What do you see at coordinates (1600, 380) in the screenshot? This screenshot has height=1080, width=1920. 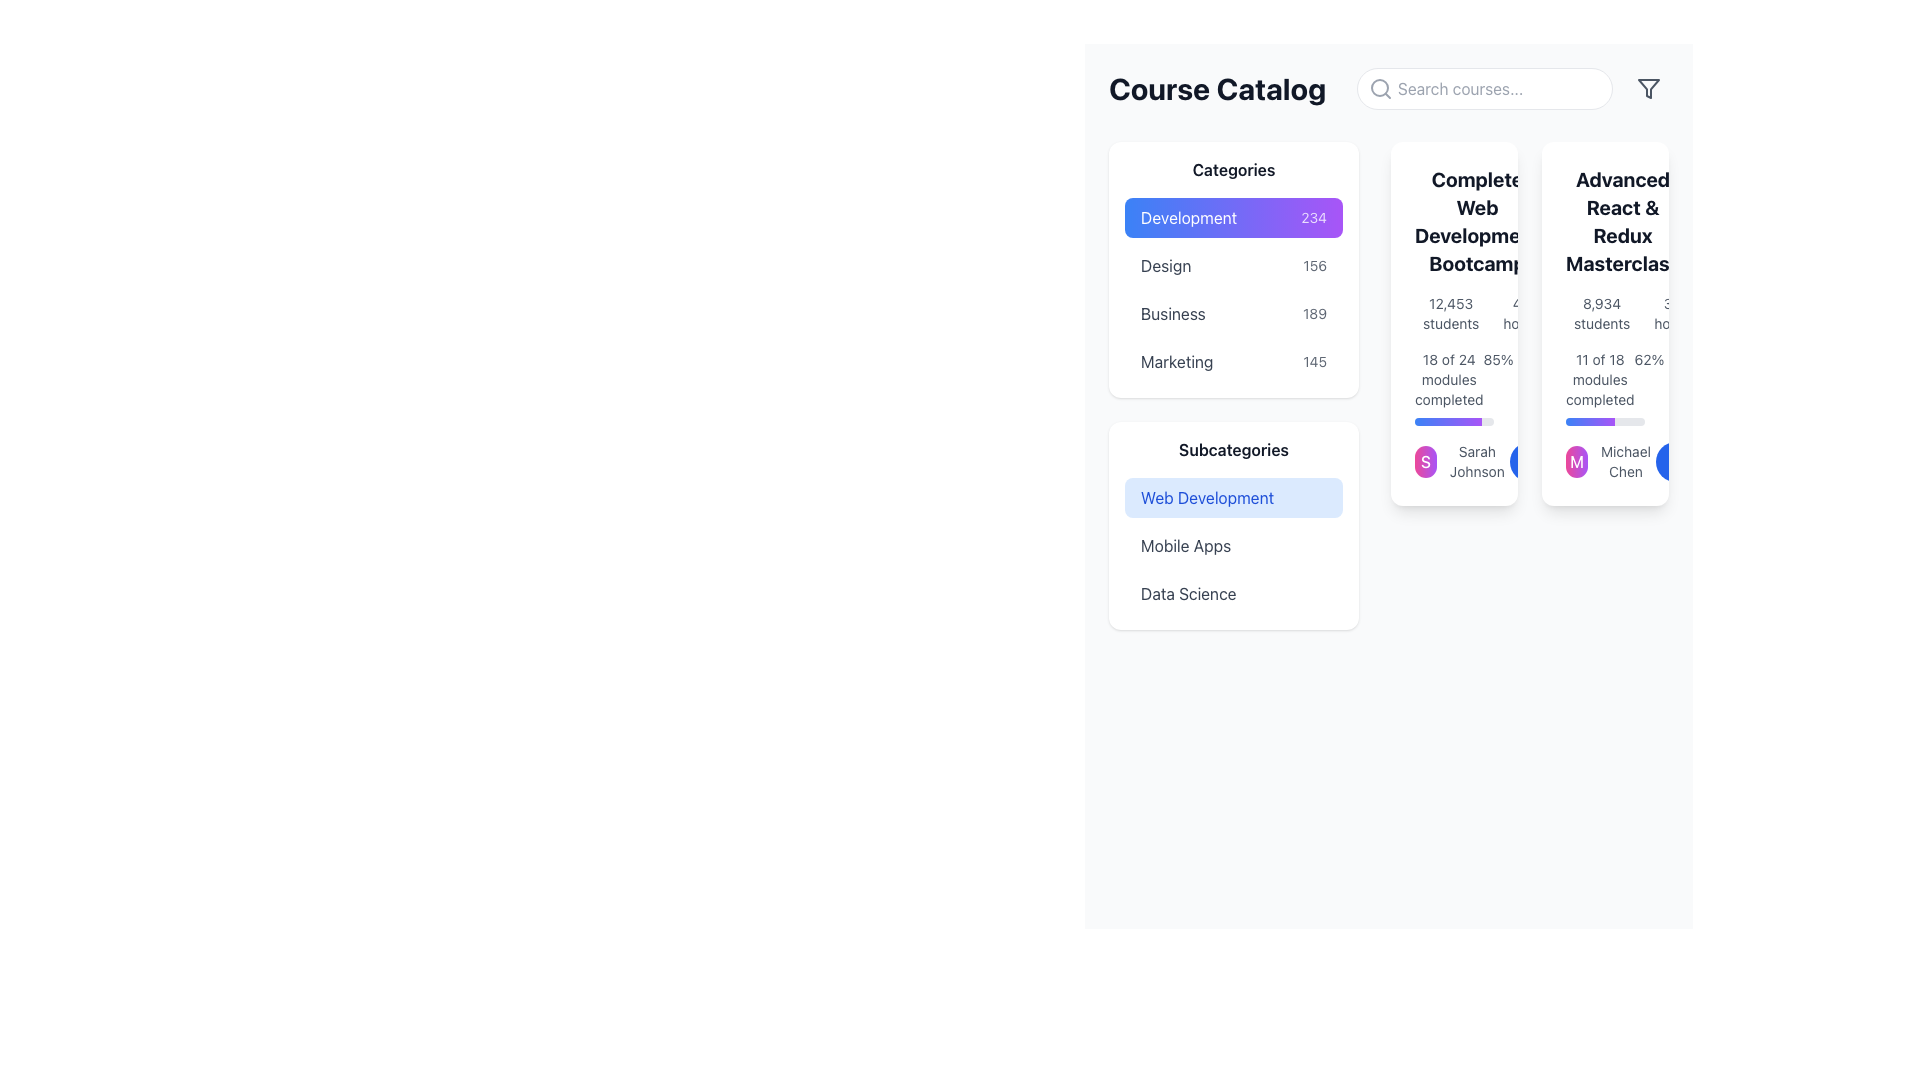 I see `progress information displayed in the text label showing '11 of 18 modules completed' which is located in the middle of the card for 'Advanced React & Redux Masterclass'` at bounding box center [1600, 380].